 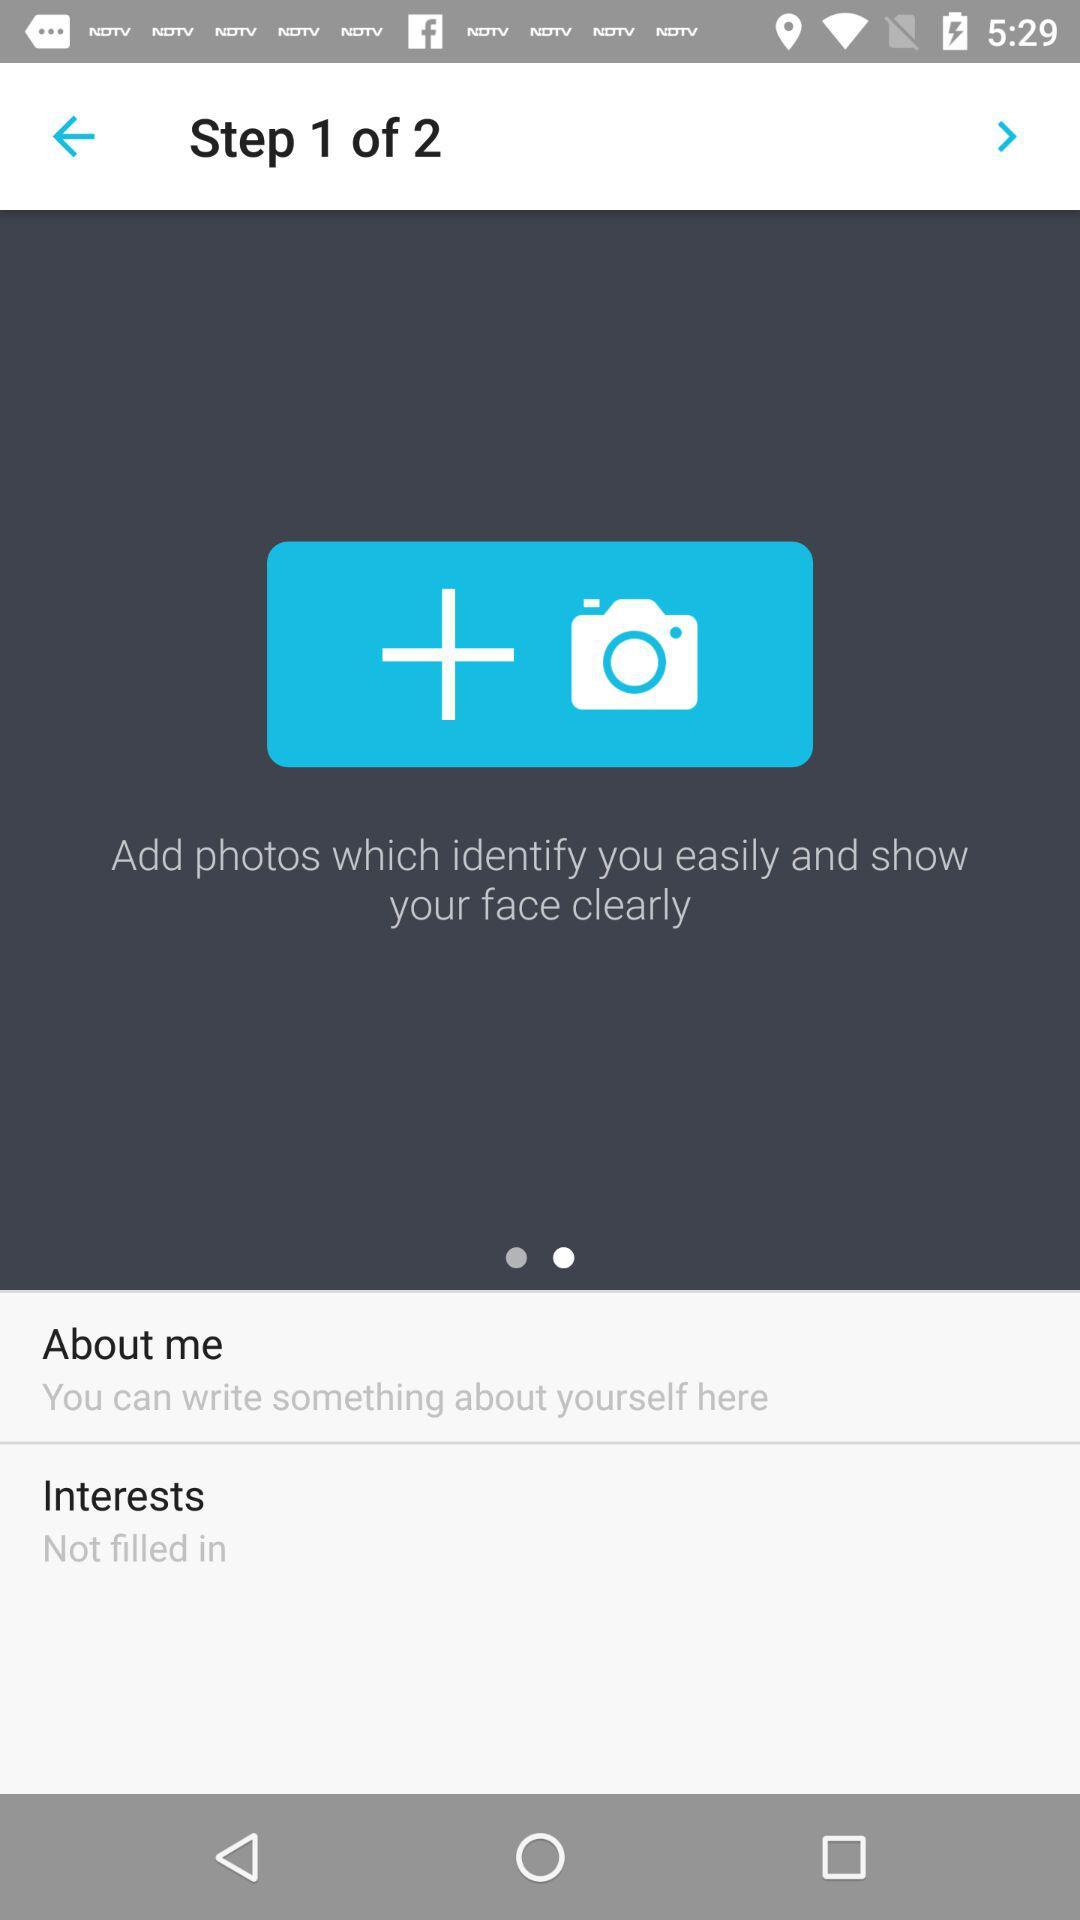 I want to click on the icon above add photos which icon, so click(x=540, y=654).